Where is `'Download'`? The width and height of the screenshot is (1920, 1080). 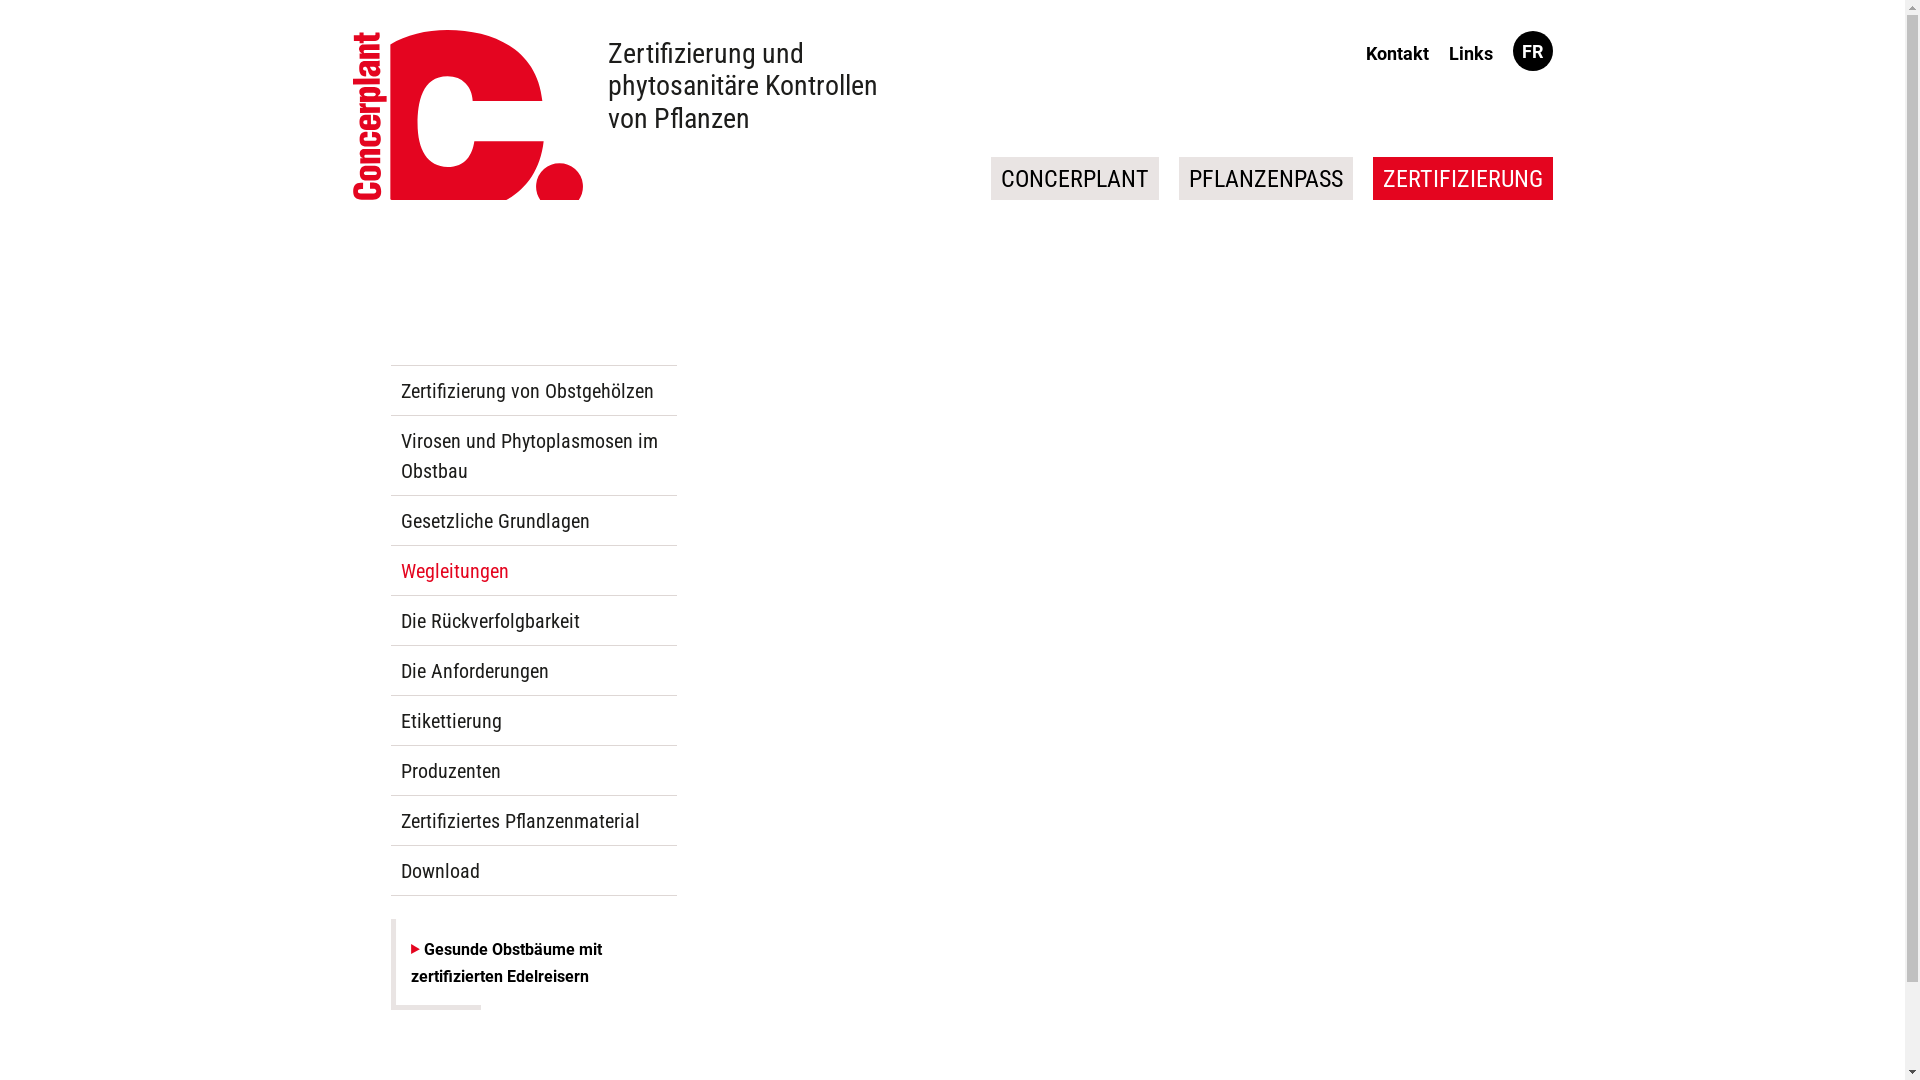 'Download' is located at coordinates (532, 870).